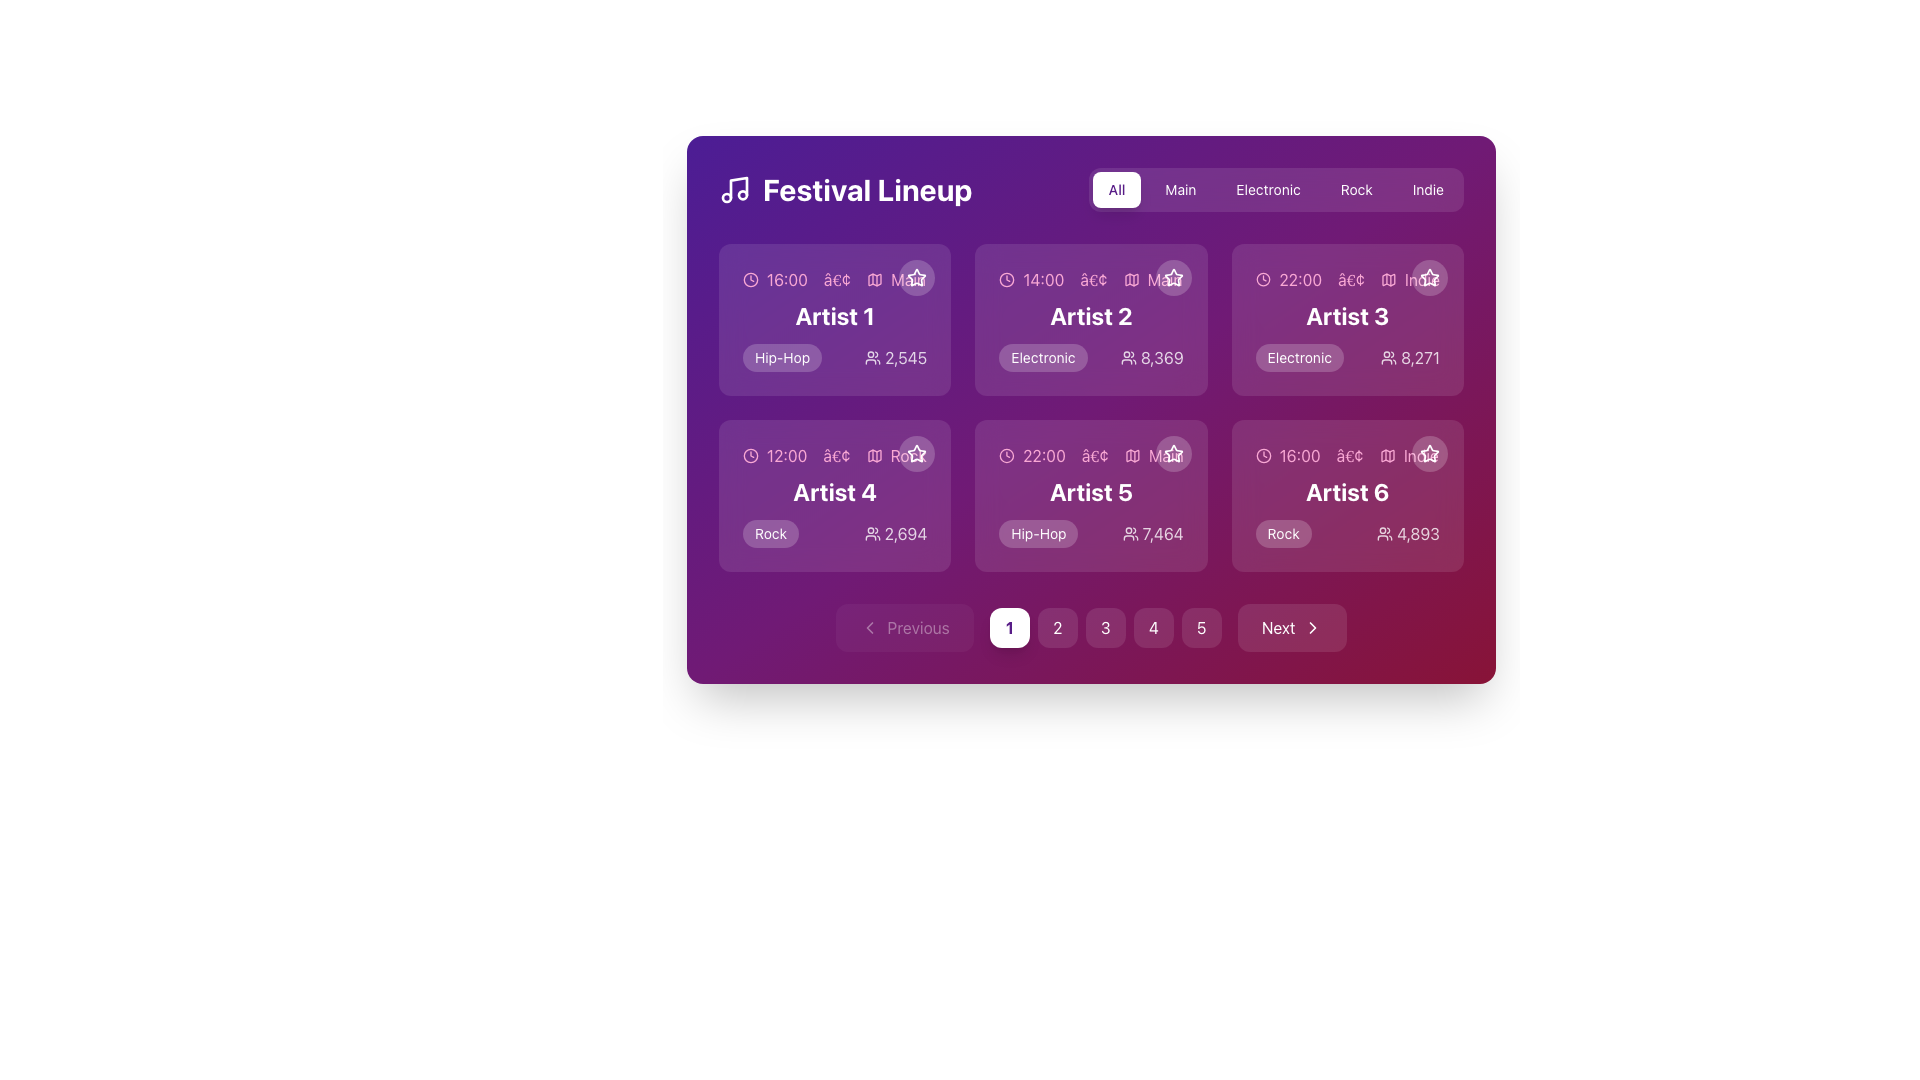 The image size is (1920, 1080). I want to click on the clock icon located at the top-left corner of the content box labeled 'Artist 6', adjacent to the text '16:00', so click(1262, 455).